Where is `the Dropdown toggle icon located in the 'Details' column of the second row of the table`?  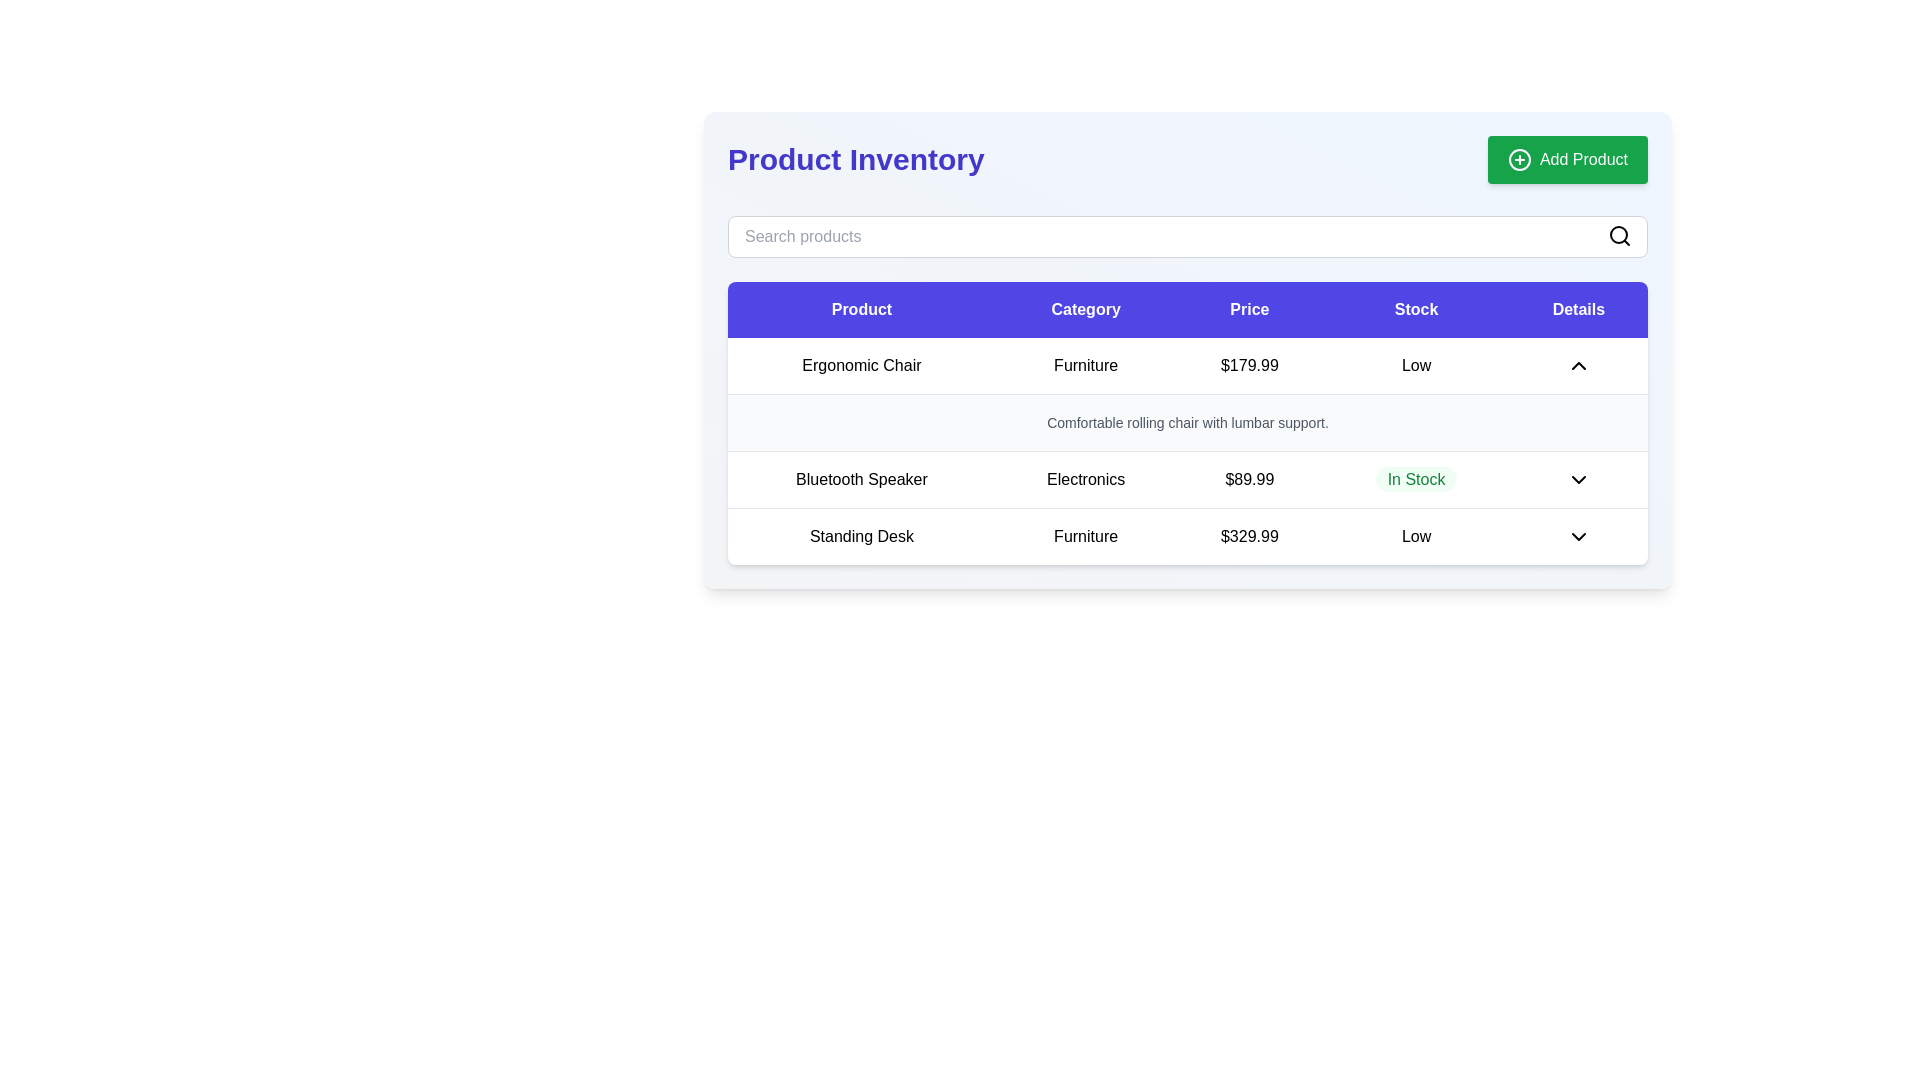 the Dropdown toggle icon located in the 'Details' column of the second row of the table is located at coordinates (1577, 479).